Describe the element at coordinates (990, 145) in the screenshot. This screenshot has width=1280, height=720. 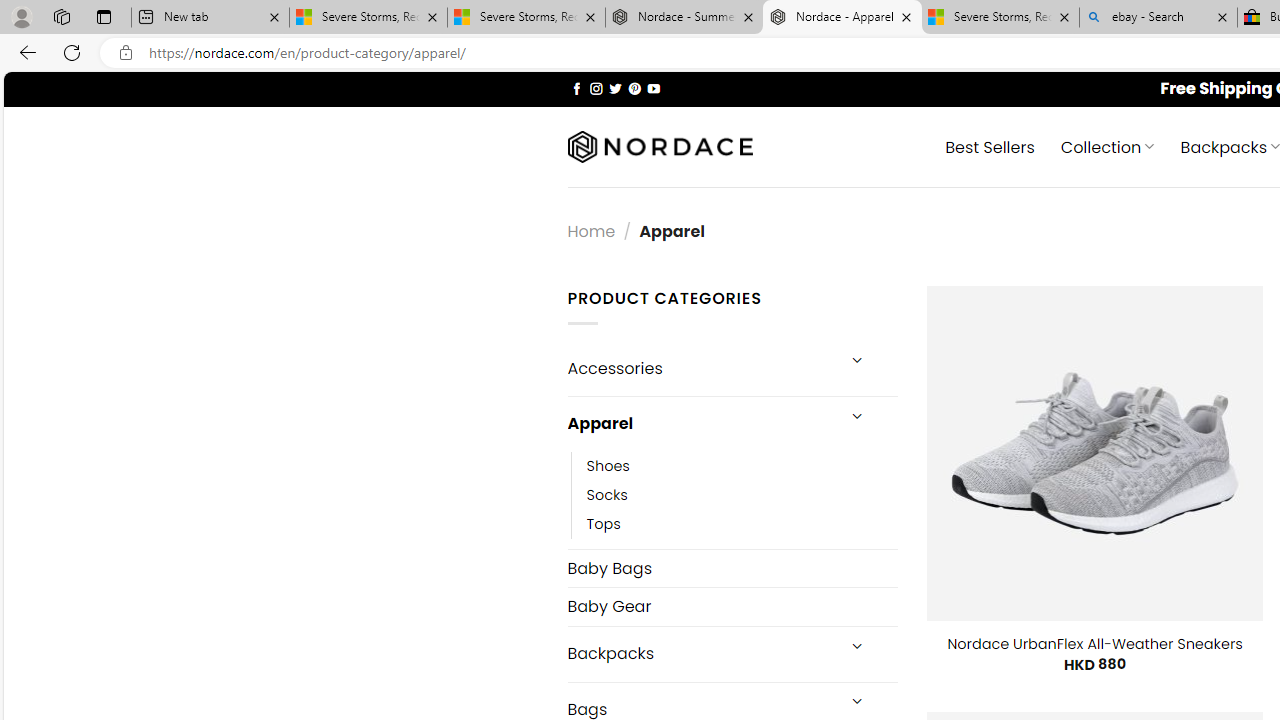
I see `' Best Sellers'` at that location.